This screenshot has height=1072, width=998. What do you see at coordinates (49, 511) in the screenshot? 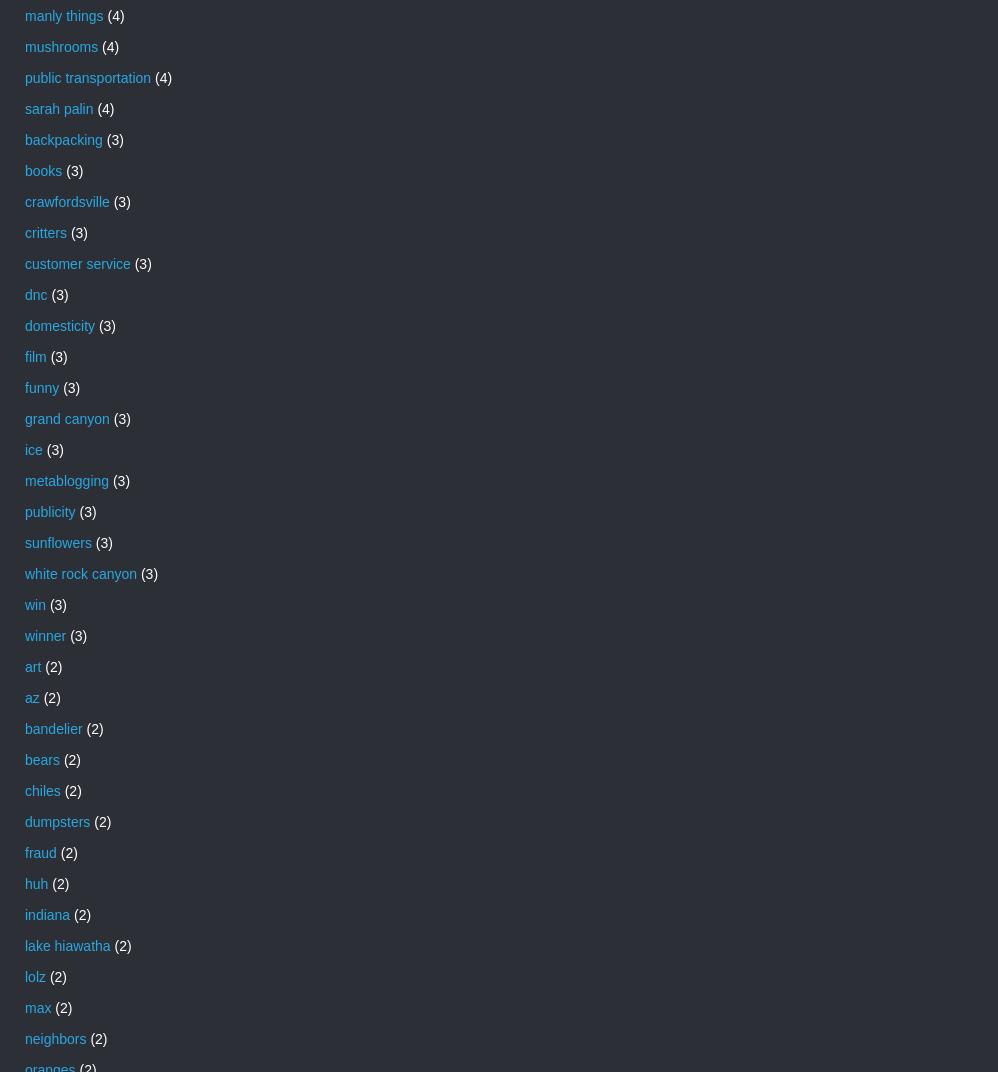
I see `'publicity'` at bounding box center [49, 511].